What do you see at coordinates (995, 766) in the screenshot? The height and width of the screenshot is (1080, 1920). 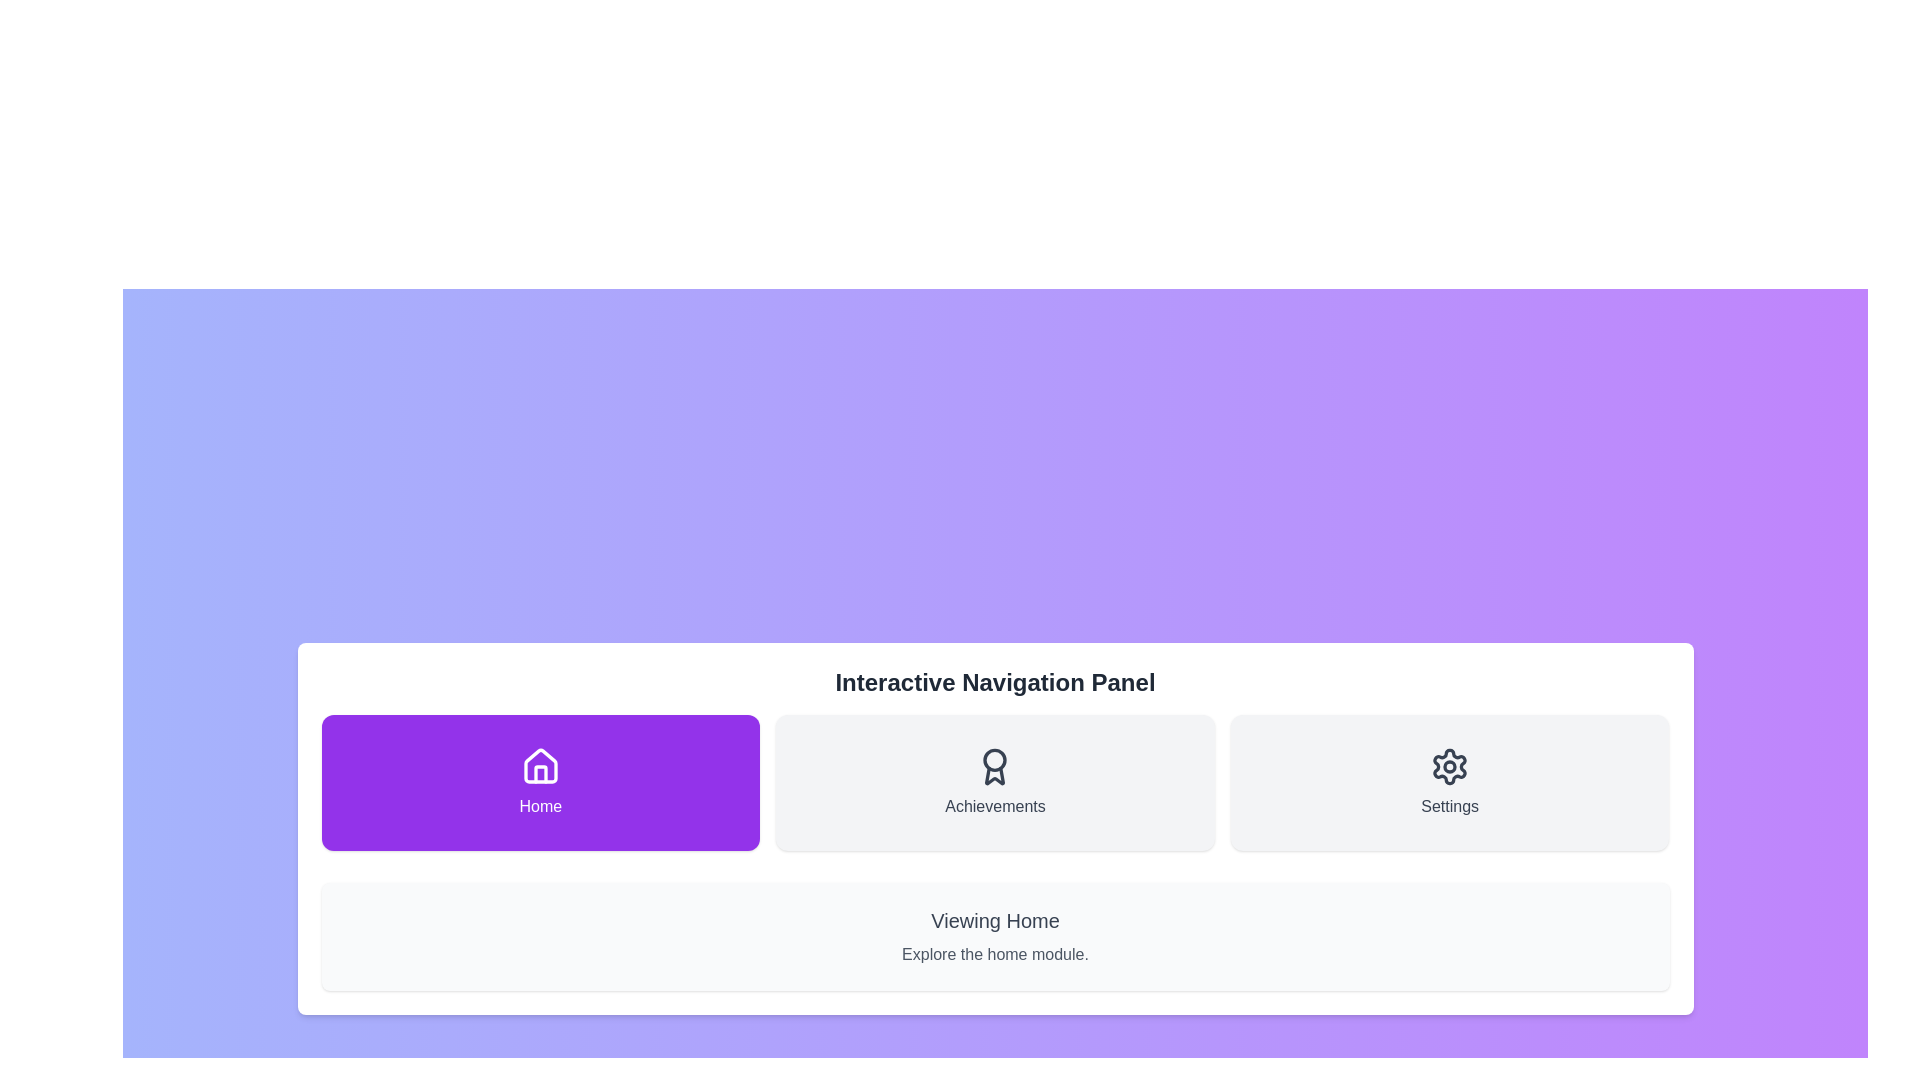 I see `the 'Achievements' icon, which symbolizes accomplishments and is located within the second navigation card of three in the interface` at bounding box center [995, 766].